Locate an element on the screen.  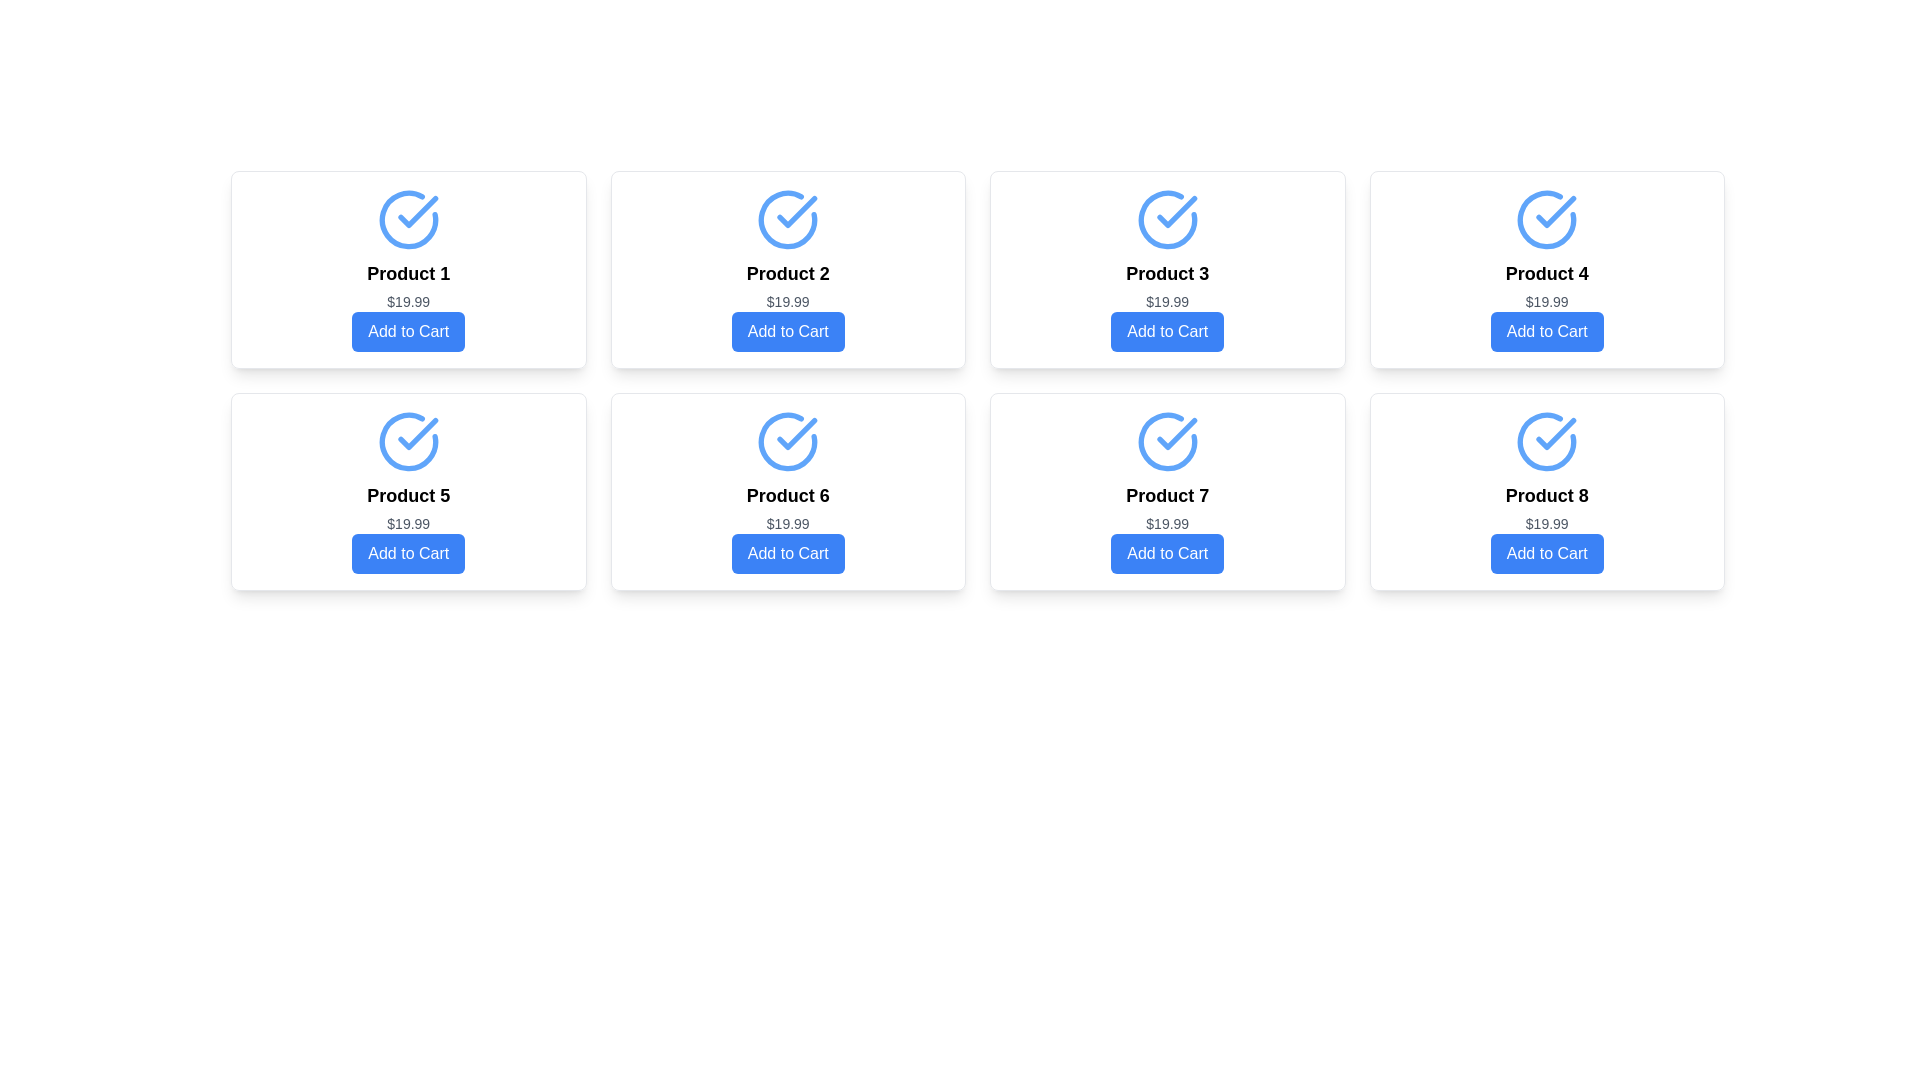
the card labeled 'Product 7', which is the seventh card in a grid layout positioned in the second row and third column is located at coordinates (1167, 492).